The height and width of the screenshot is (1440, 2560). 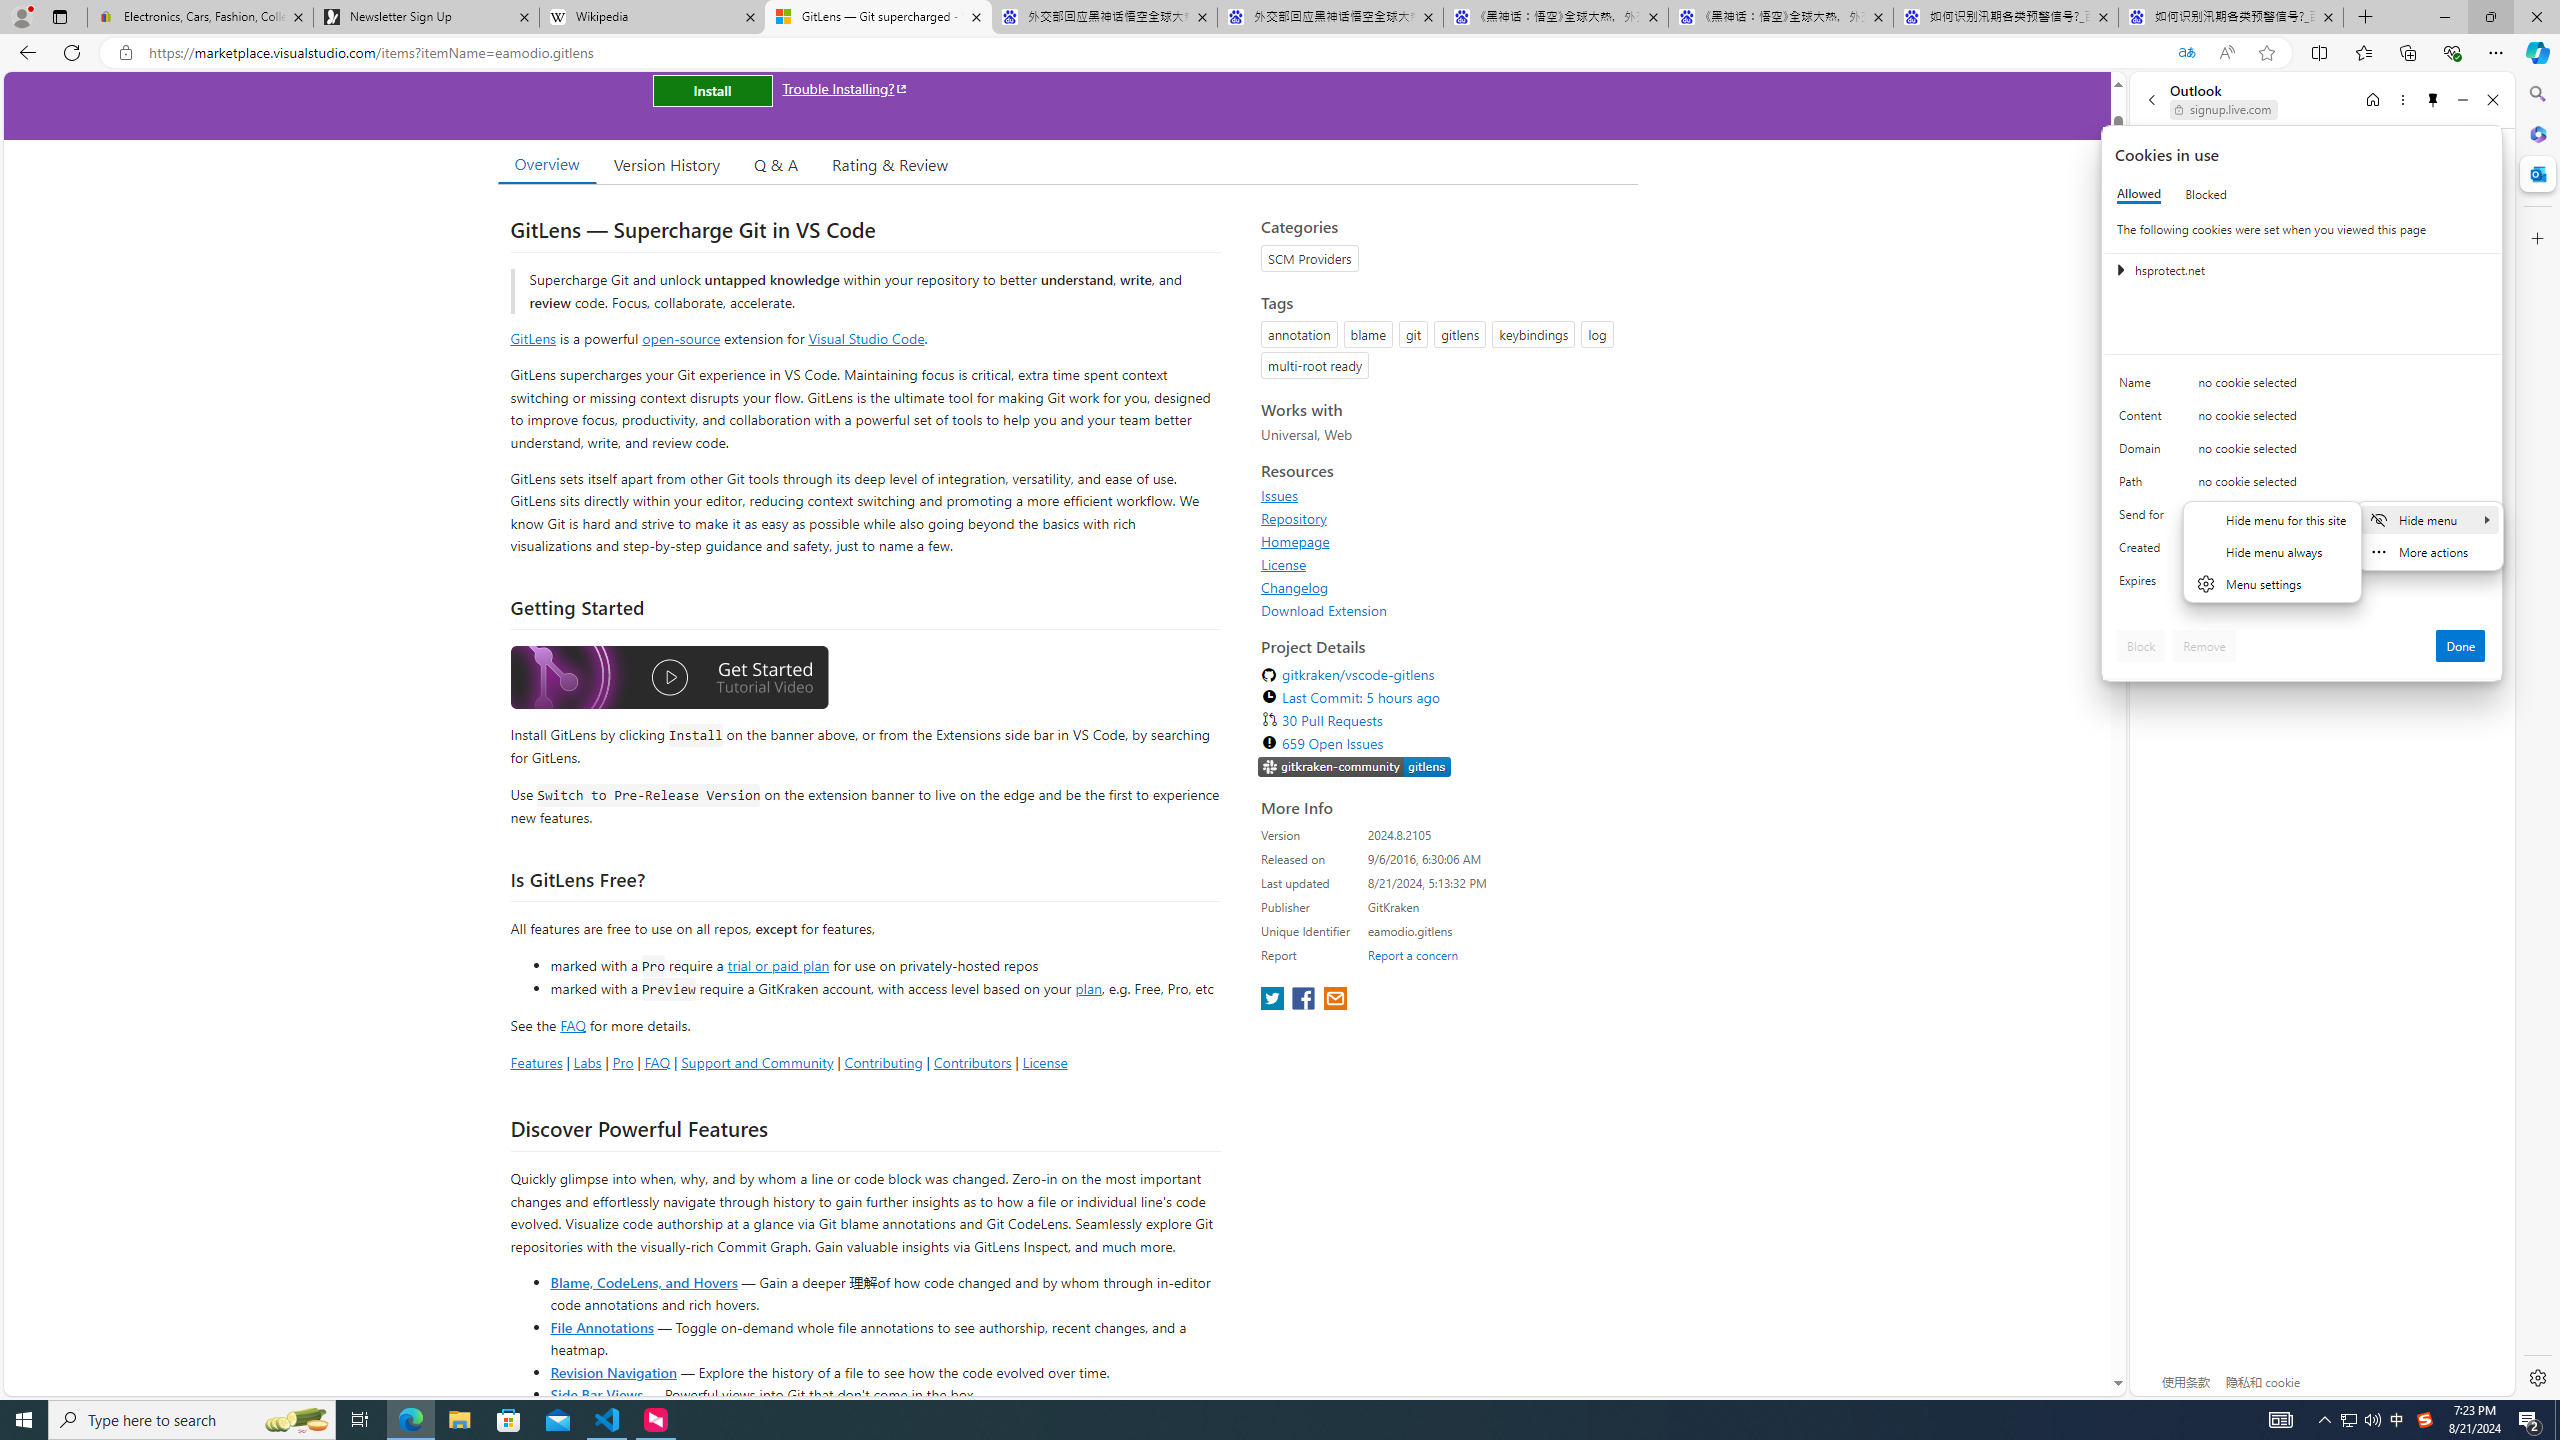 What do you see at coordinates (2341, 585) in the screenshot?
I see `'no cookie selected'` at bounding box center [2341, 585].